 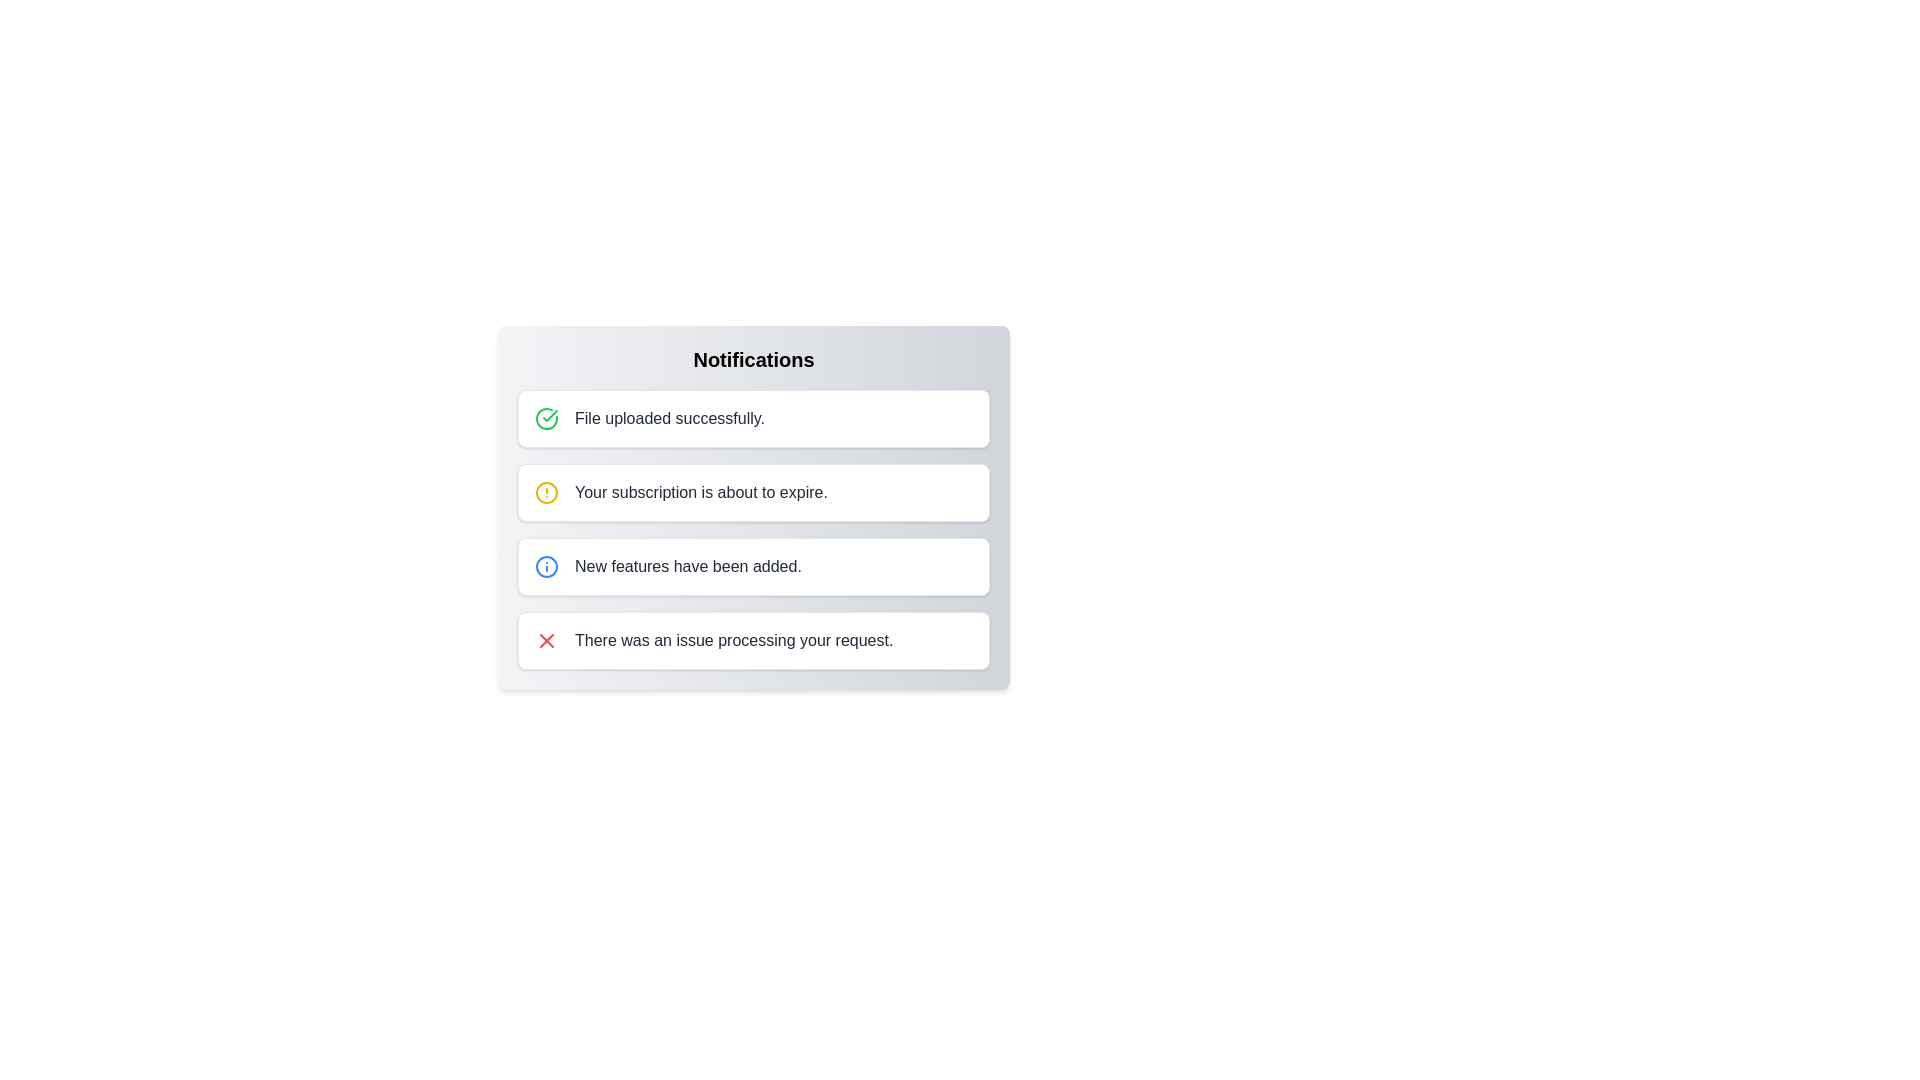 I want to click on the alert icon located to the left of the notification text 'Your subscription is about to expire.' within the notification card, so click(x=547, y=493).